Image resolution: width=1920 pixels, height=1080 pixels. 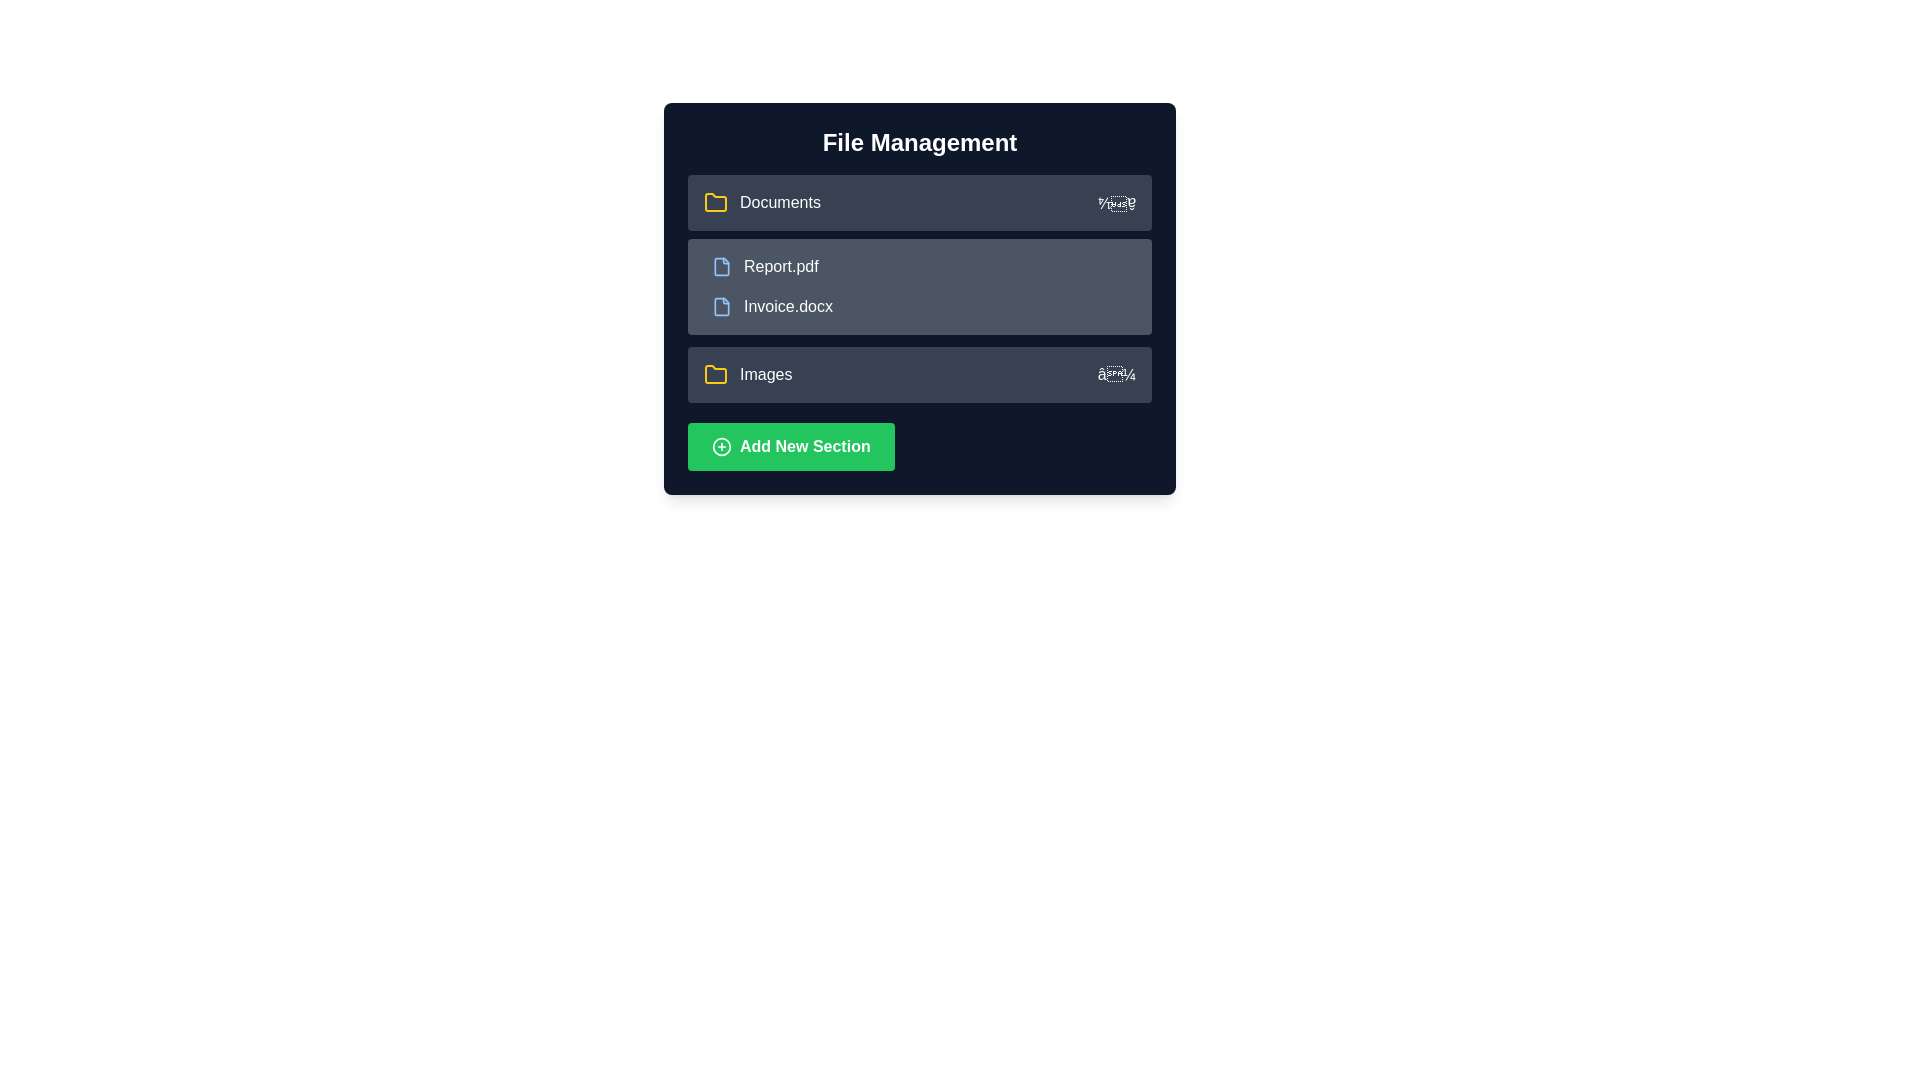 I want to click on the file icon with a blue outline and light-blue foreground, located to the immediate left of the text 'Report.pdf' in the file management panel, so click(x=720, y=265).